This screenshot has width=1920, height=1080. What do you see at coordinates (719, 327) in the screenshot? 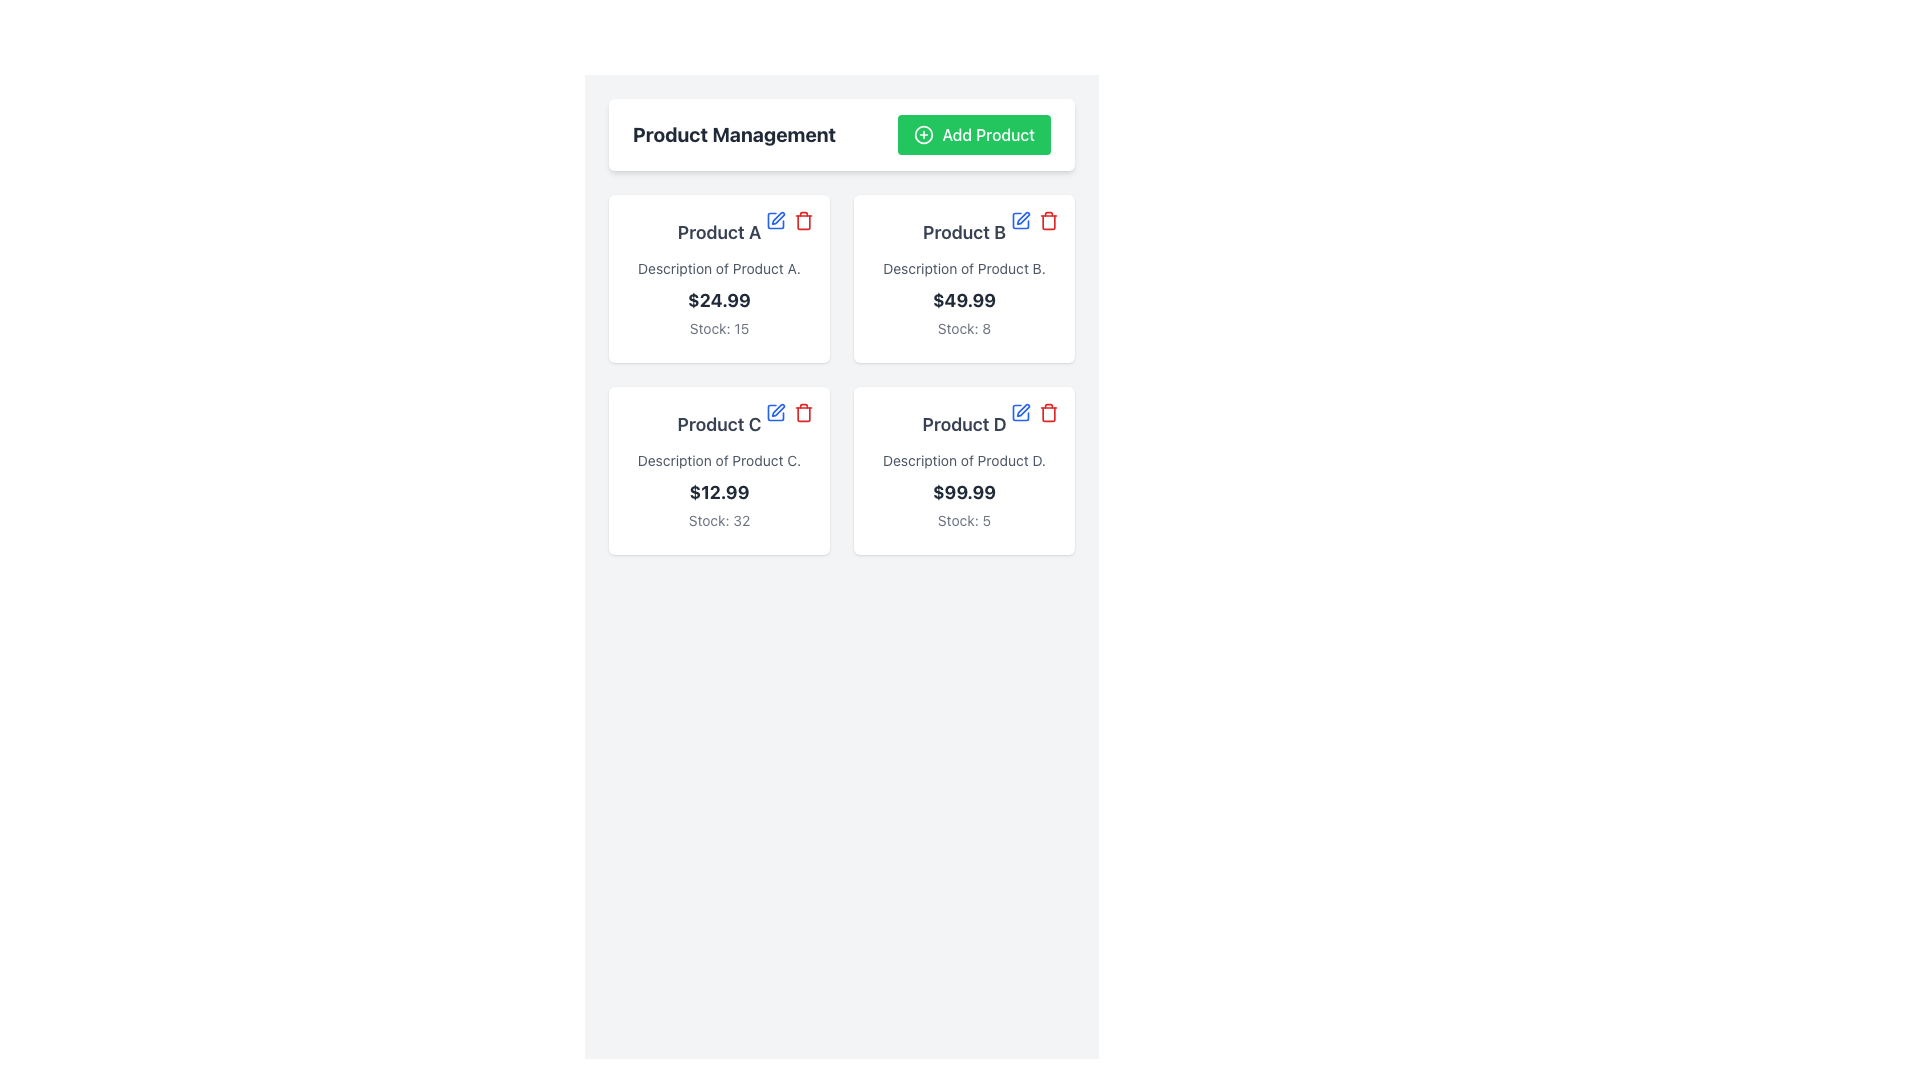
I see `the static text label displaying 'Stock: 15' located at the bottom of the card for 'Product A'` at bounding box center [719, 327].